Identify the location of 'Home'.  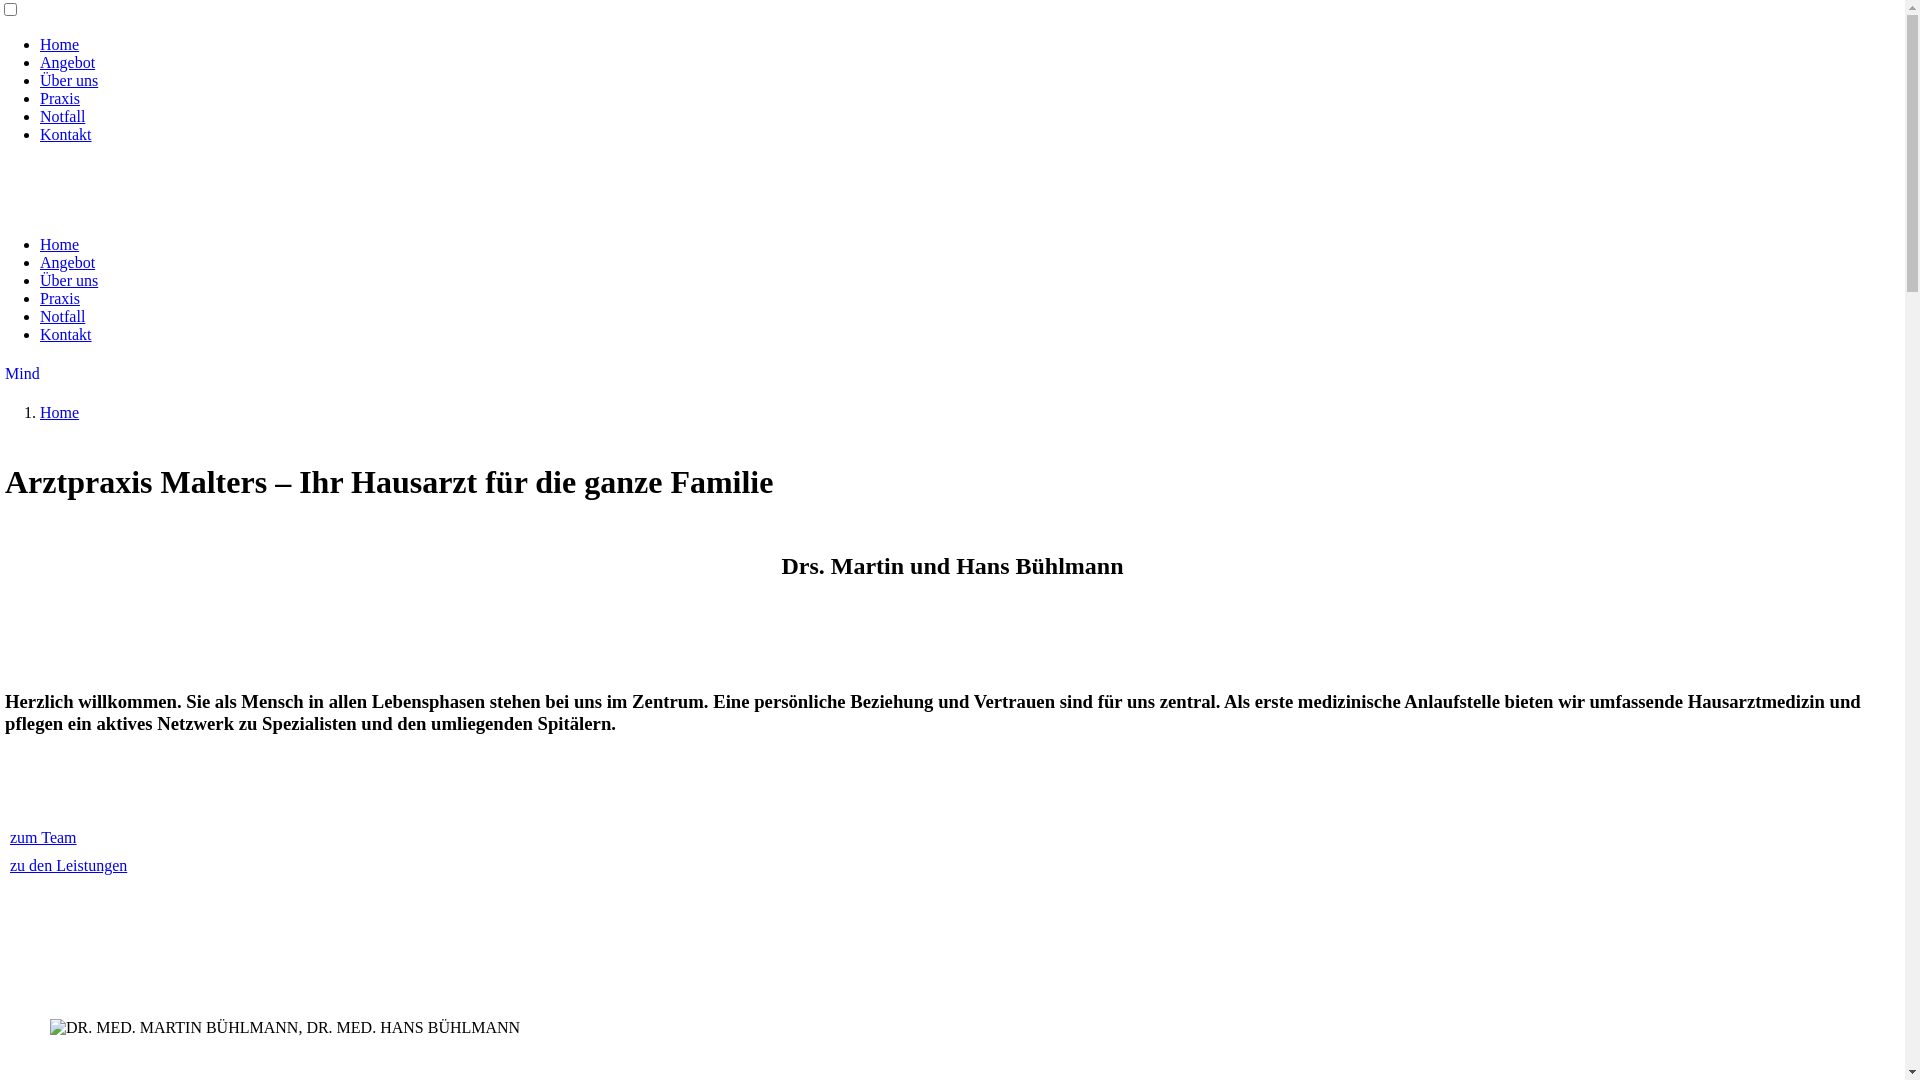
(59, 411).